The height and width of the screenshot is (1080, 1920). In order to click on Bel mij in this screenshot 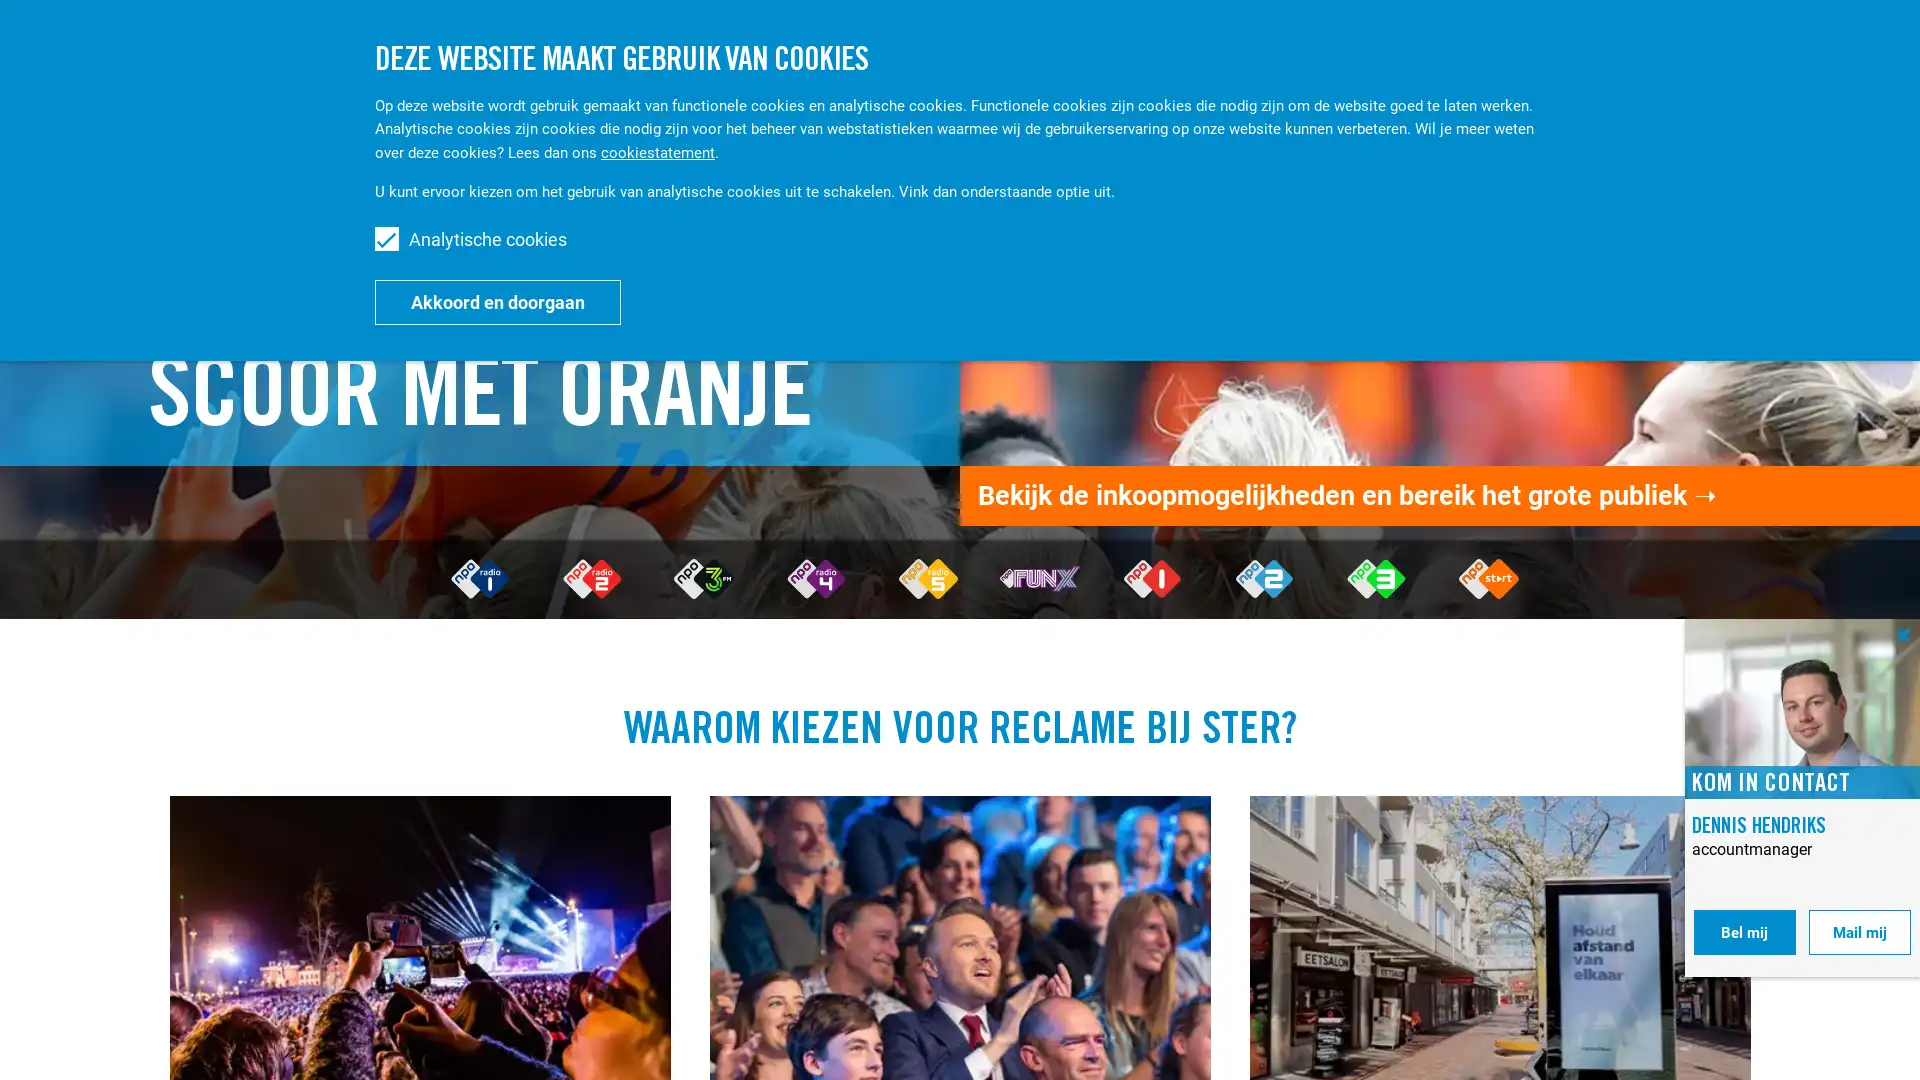, I will do `click(1743, 932)`.